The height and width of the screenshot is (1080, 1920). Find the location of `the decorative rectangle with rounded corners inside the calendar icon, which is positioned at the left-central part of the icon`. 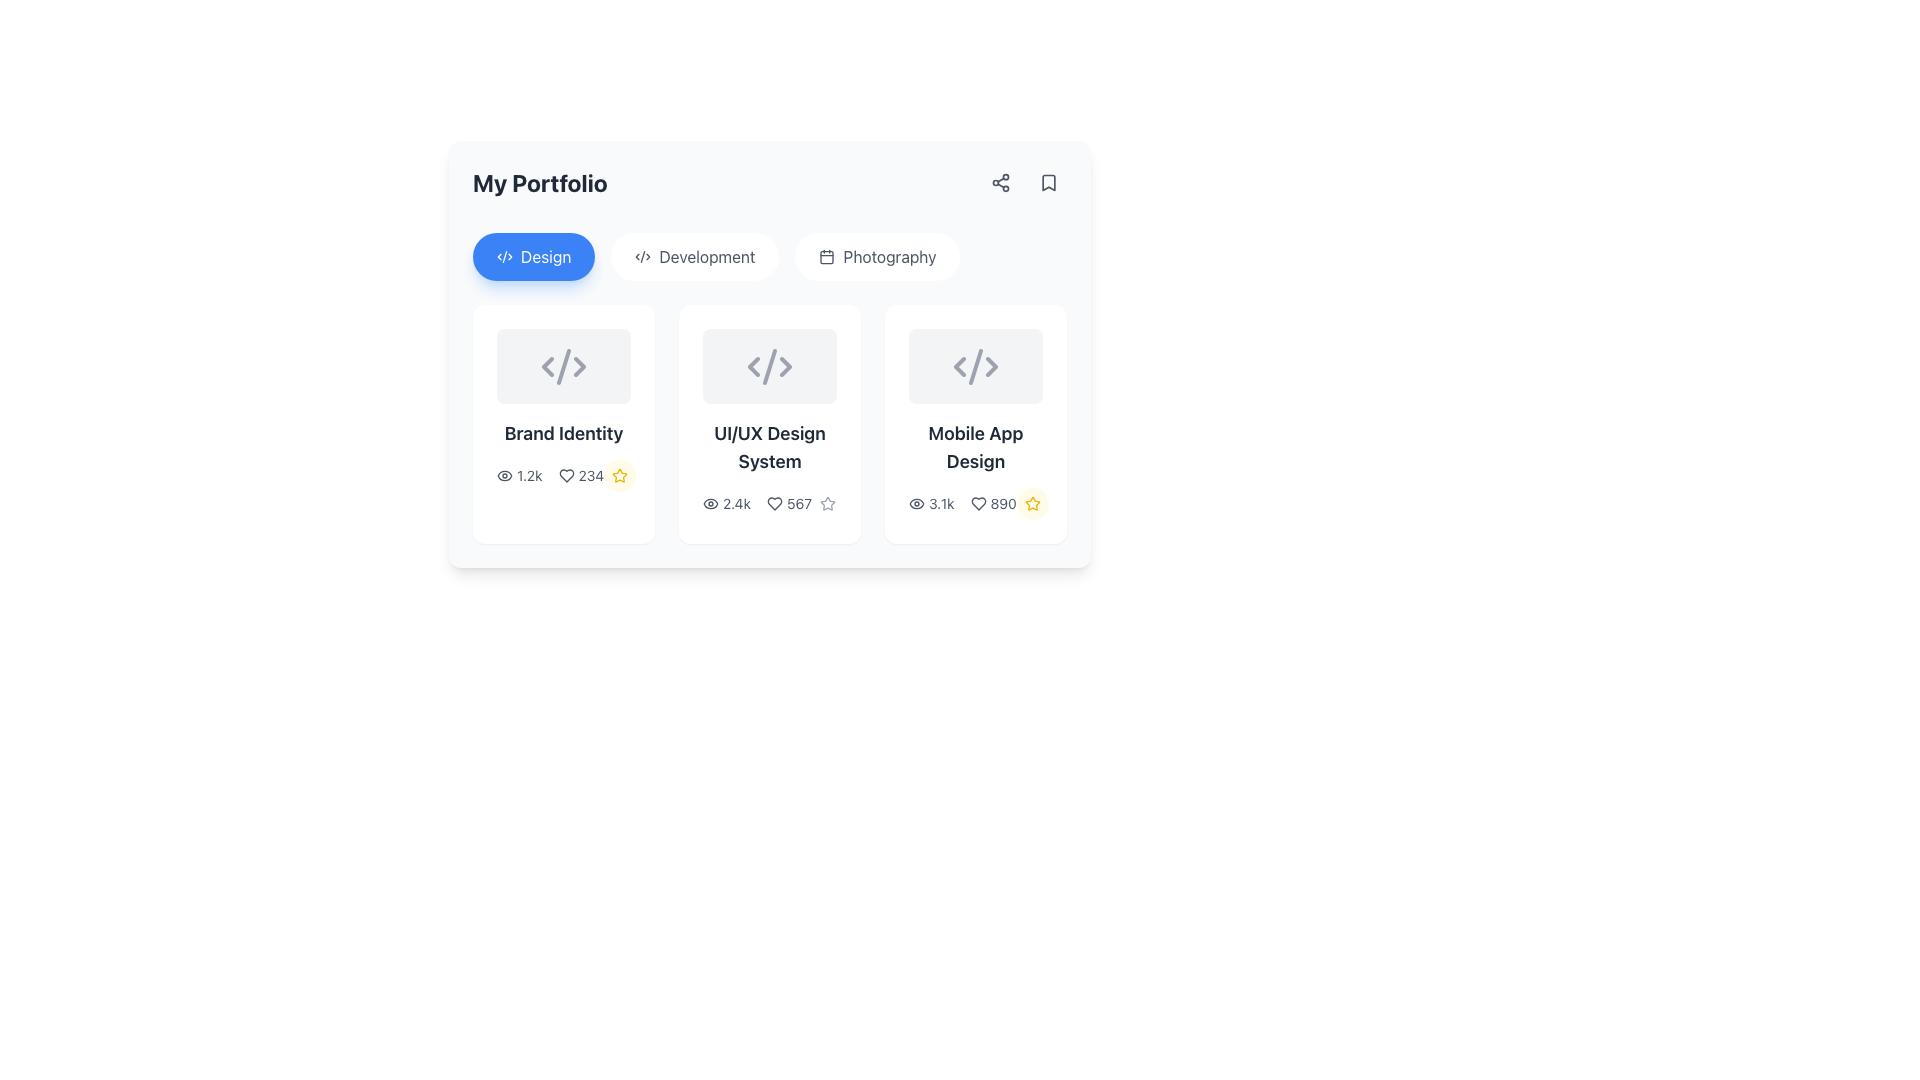

the decorative rectangle with rounded corners inside the calendar icon, which is positioned at the left-central part of the icon is located at coordinates (827, 256).